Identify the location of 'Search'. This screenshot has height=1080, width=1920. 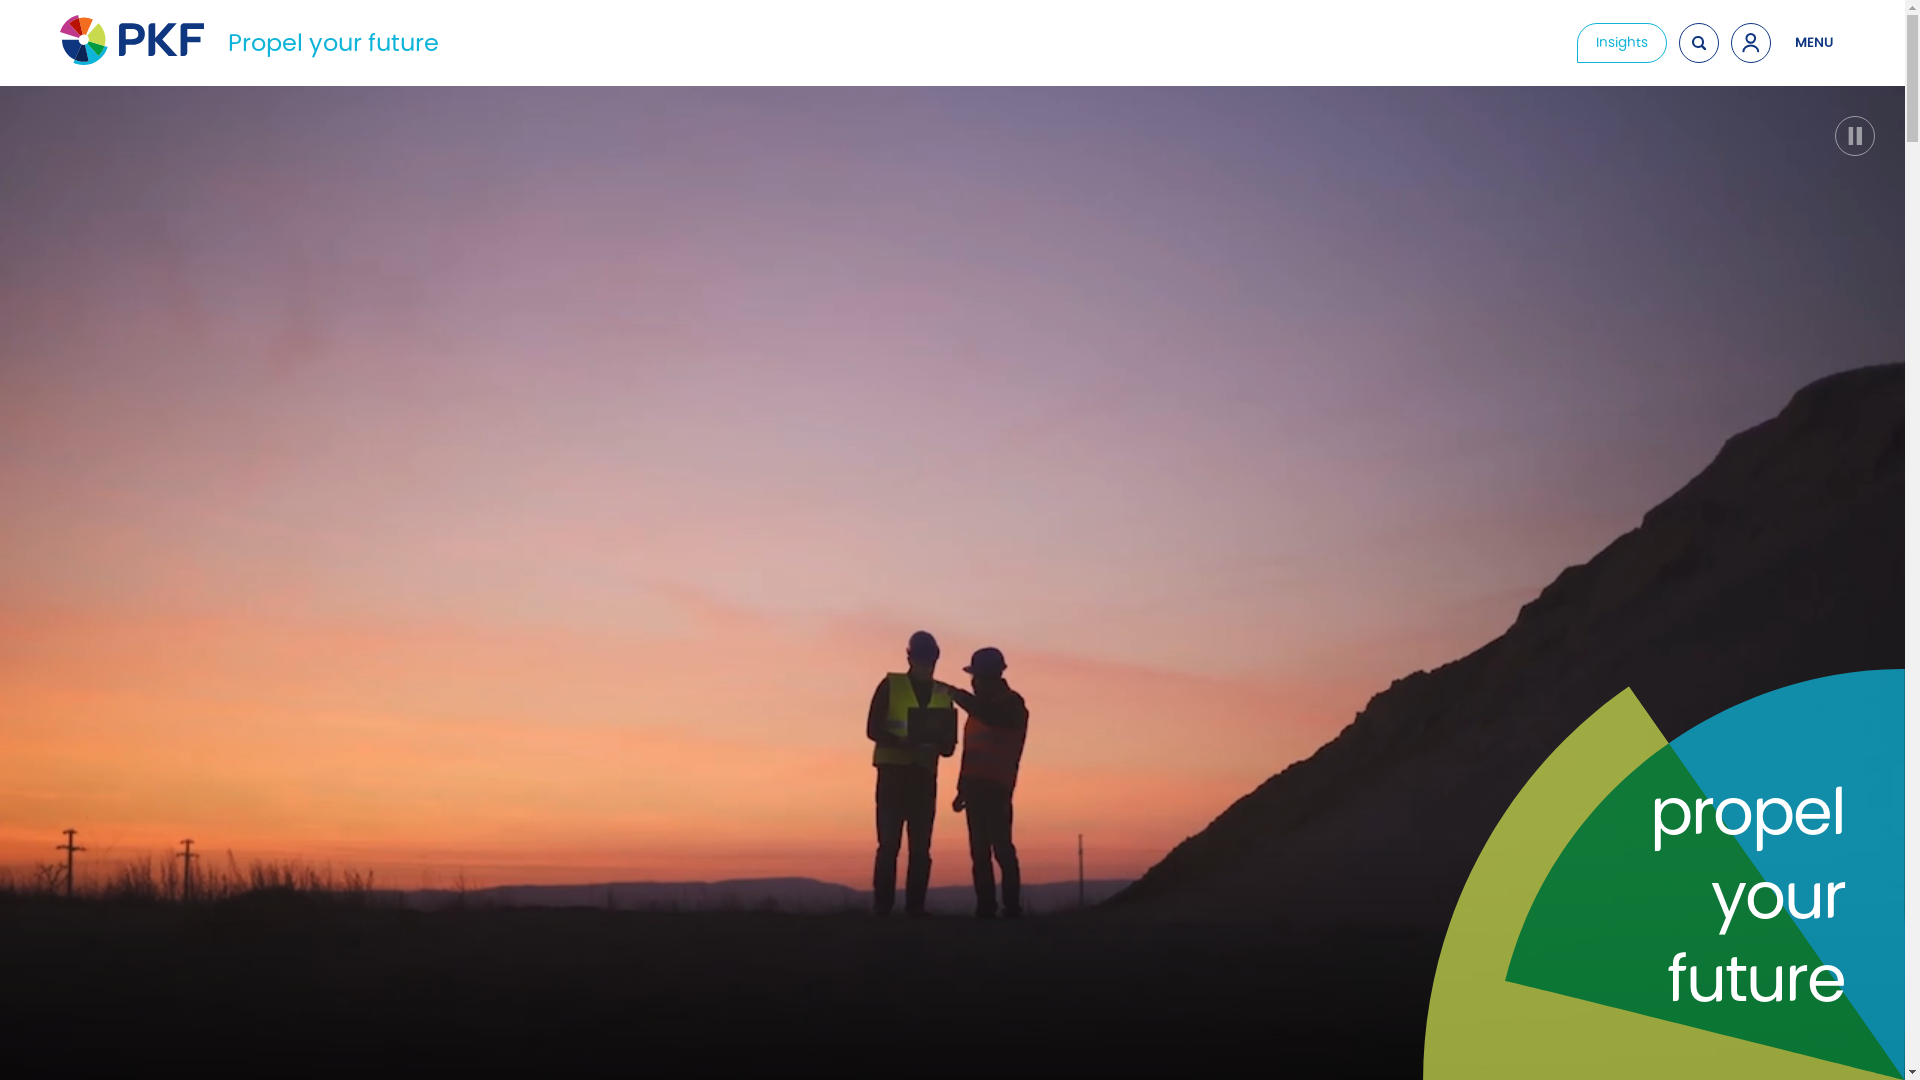
(1698, 42).